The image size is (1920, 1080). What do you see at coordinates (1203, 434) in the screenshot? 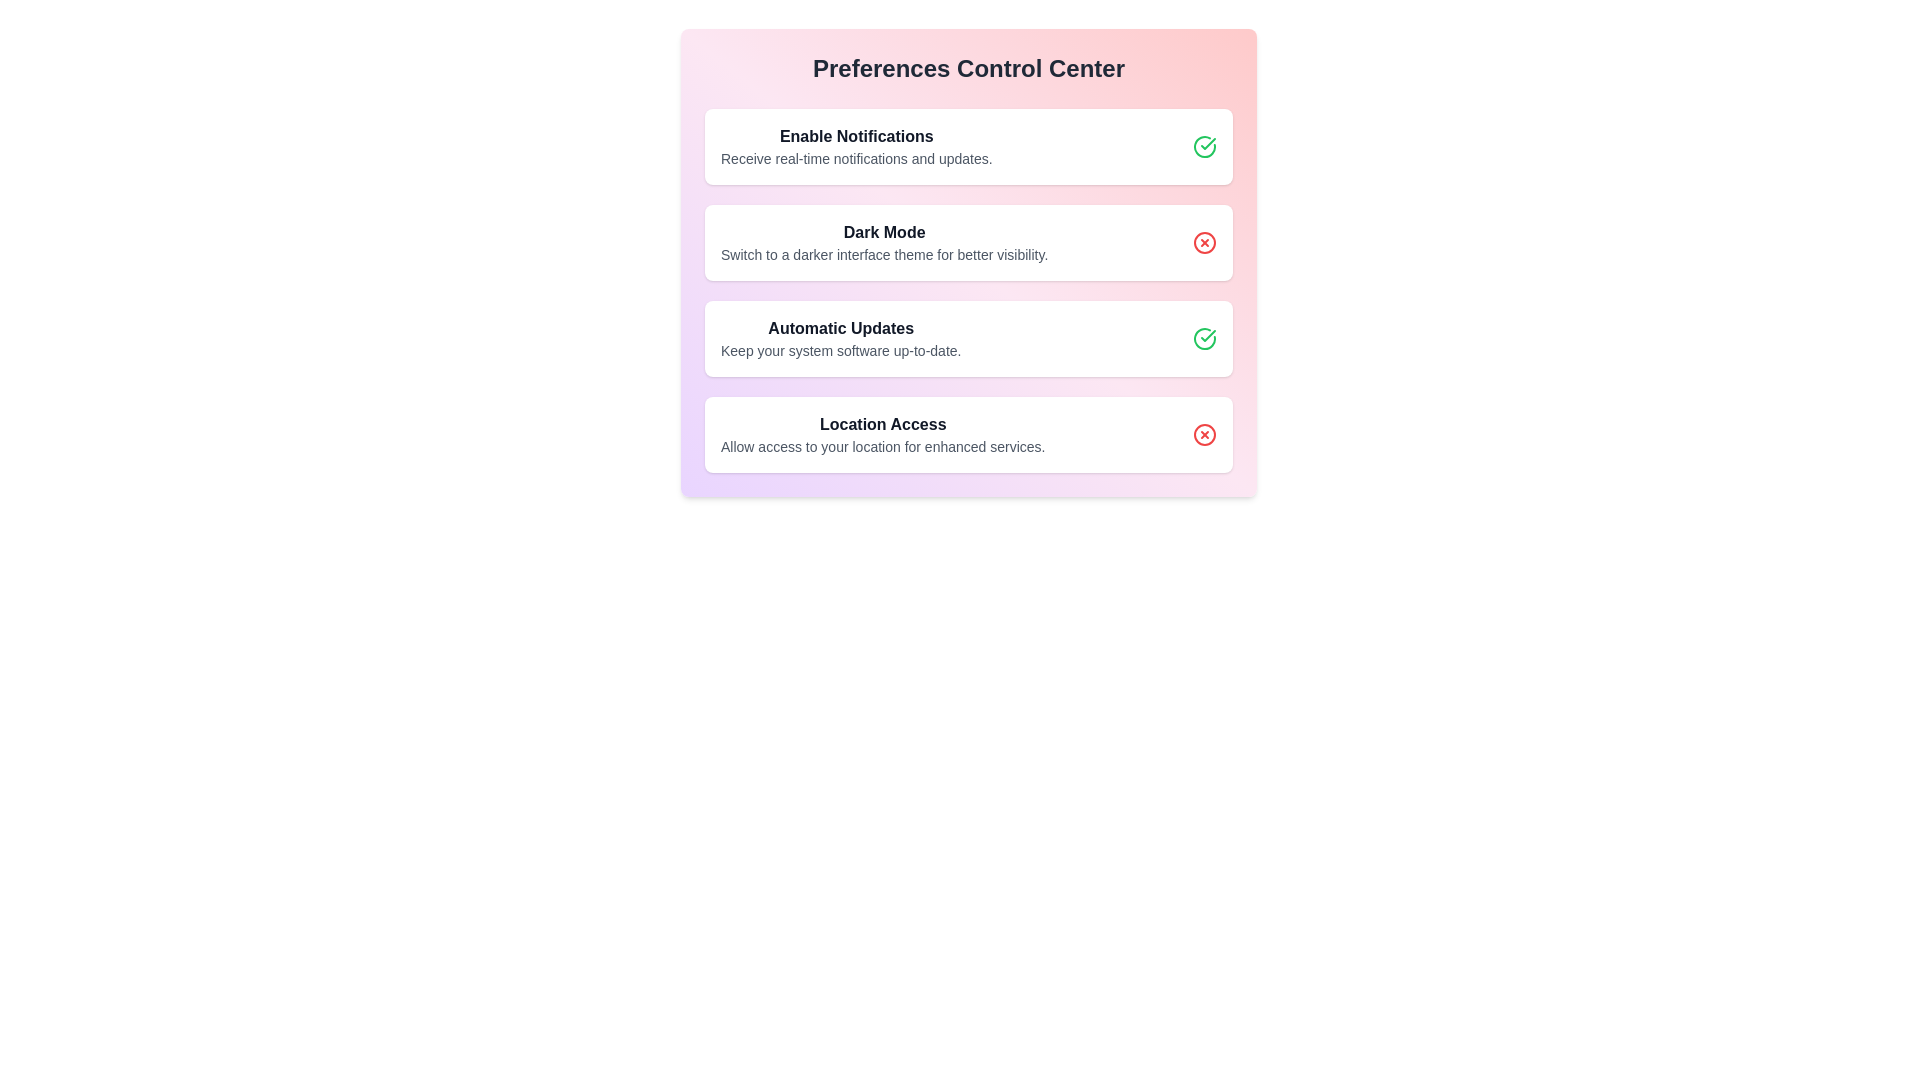
I see `the close or deny button for the 'Location Access' feature located on the right side of the 'Location Access' section within the Preferences Control Center interface` at bounding box center [1203, 434].